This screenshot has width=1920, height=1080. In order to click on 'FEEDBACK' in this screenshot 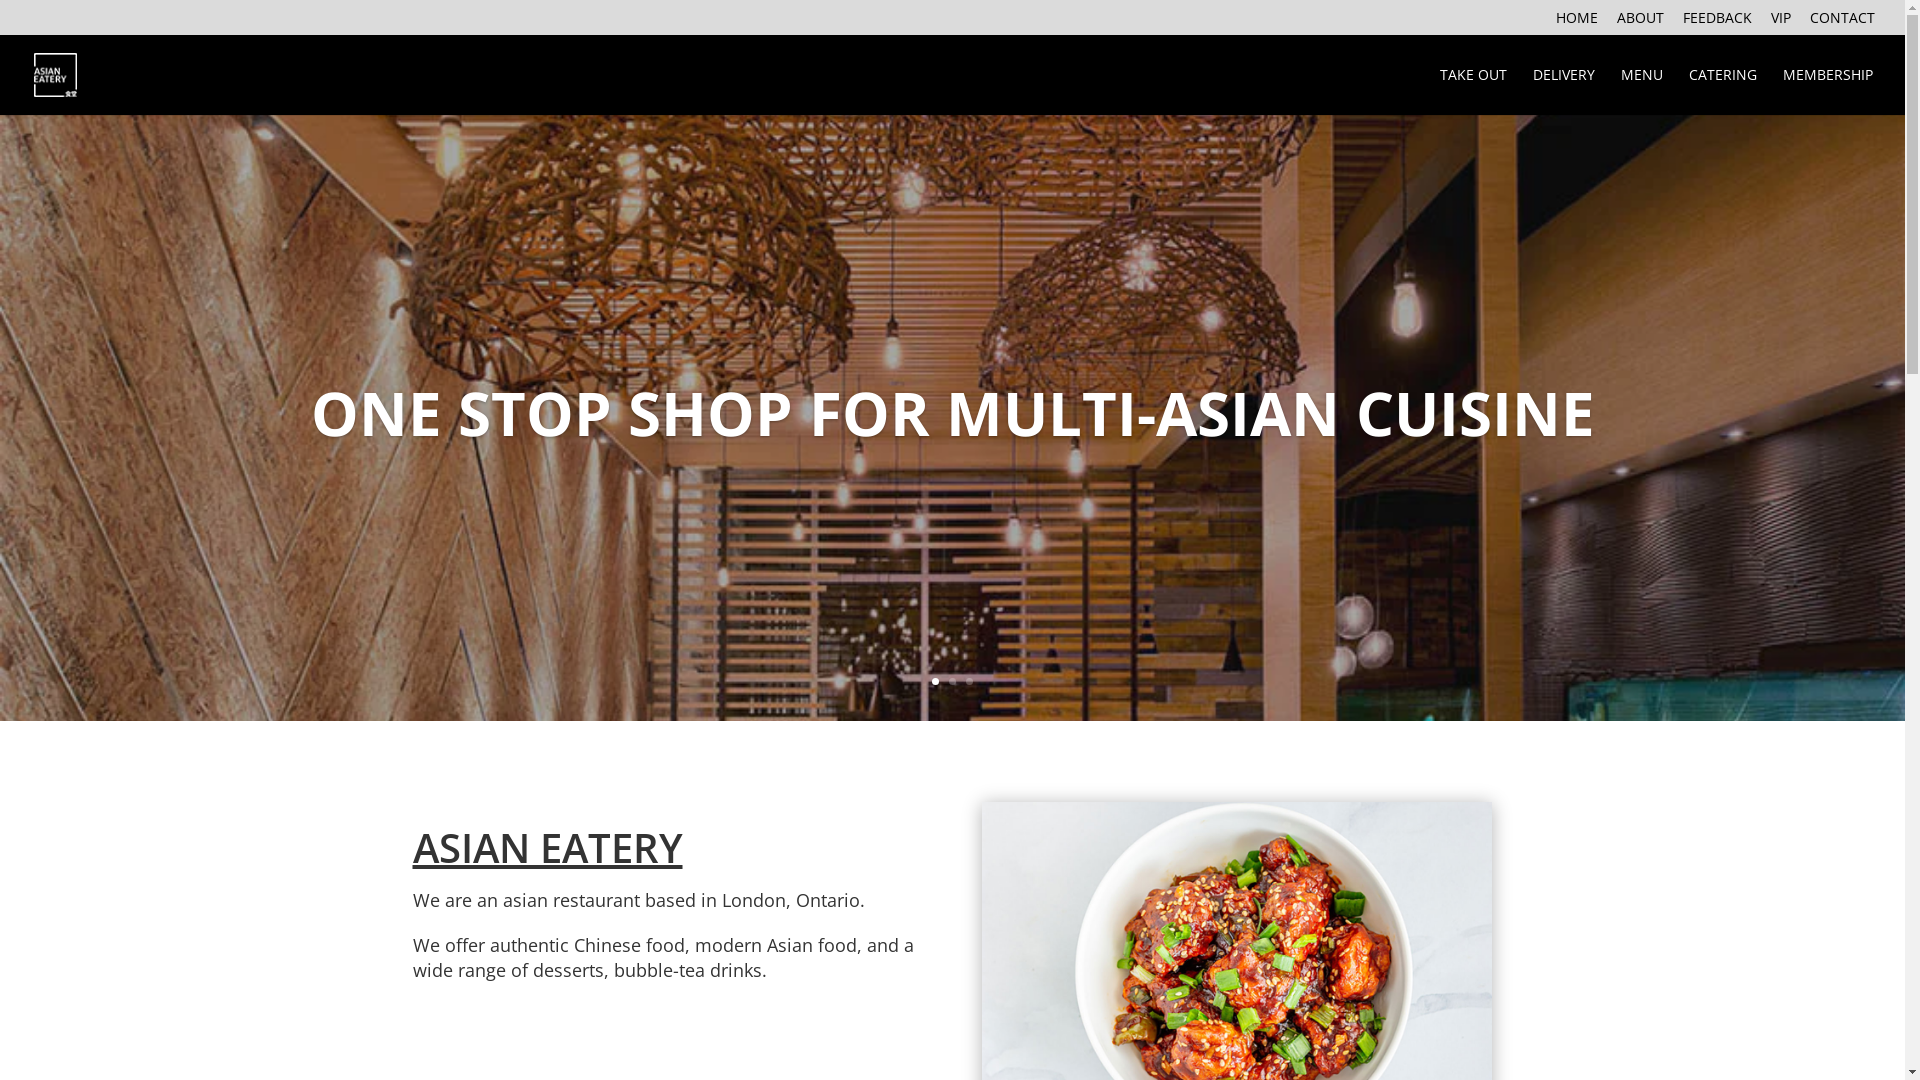, I will do `click(1716, 22)`.